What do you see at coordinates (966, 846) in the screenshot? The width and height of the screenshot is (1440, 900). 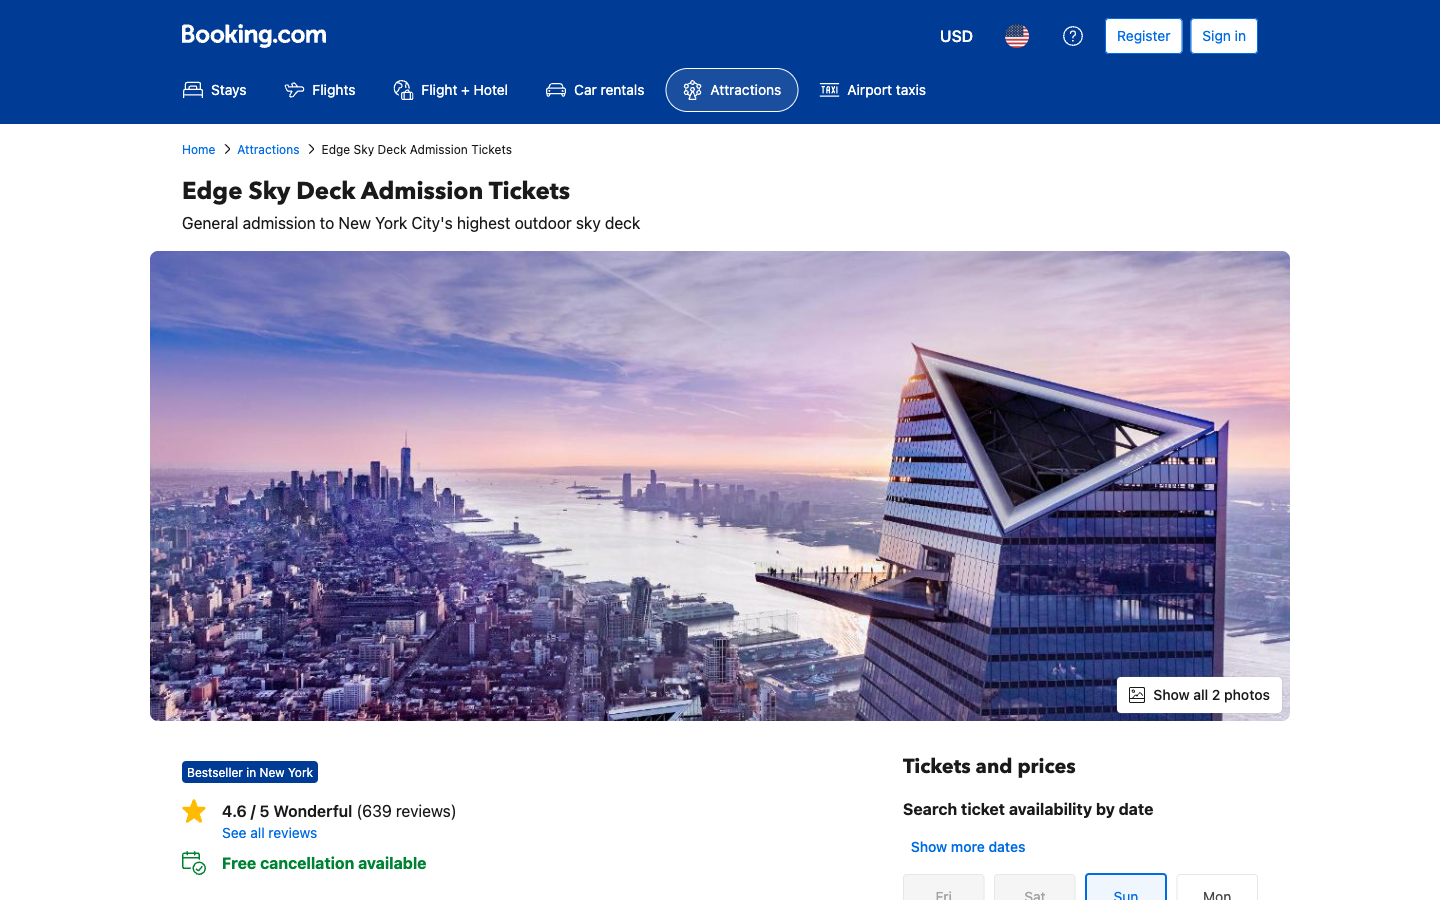 I see `Verify extra dates for ticket booking availability` at bounding box center [966, 846].